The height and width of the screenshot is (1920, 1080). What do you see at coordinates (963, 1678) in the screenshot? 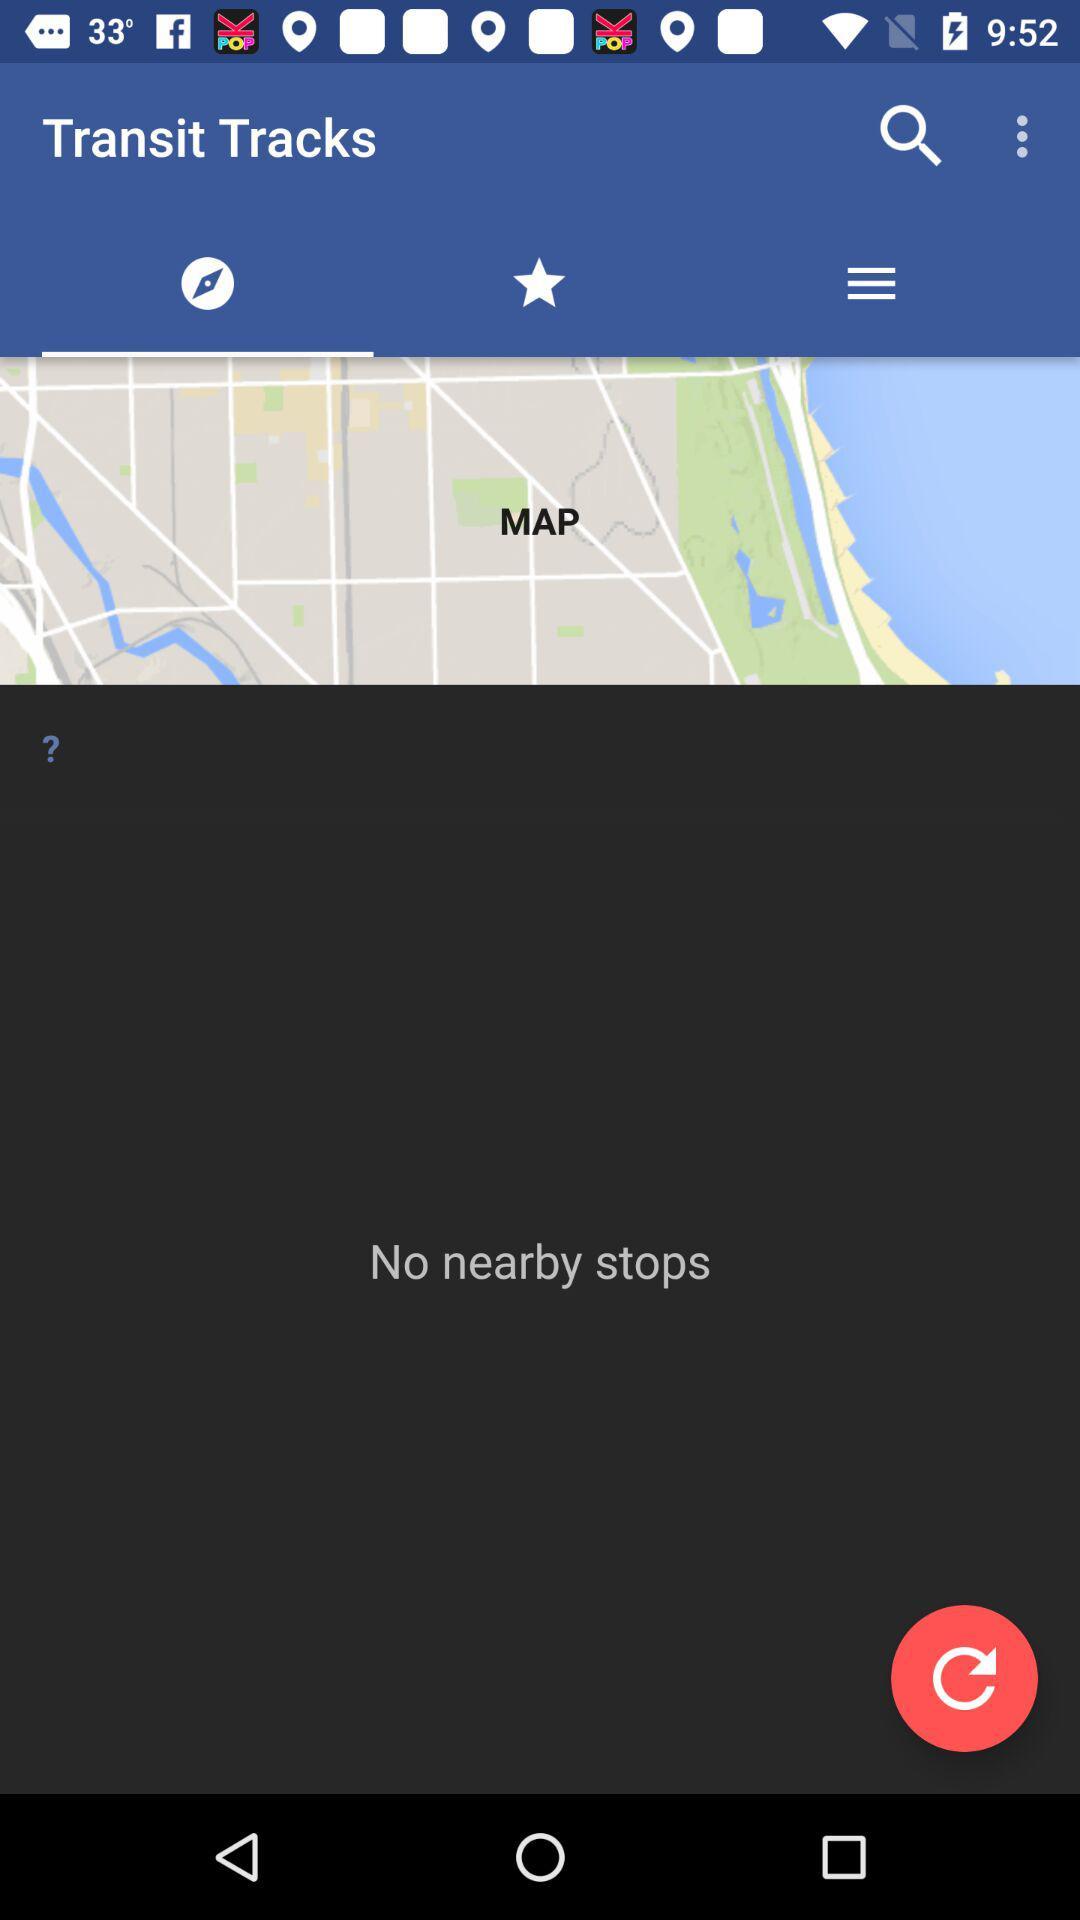
I see `the refresh icon` at bounding box center [963, 1678].